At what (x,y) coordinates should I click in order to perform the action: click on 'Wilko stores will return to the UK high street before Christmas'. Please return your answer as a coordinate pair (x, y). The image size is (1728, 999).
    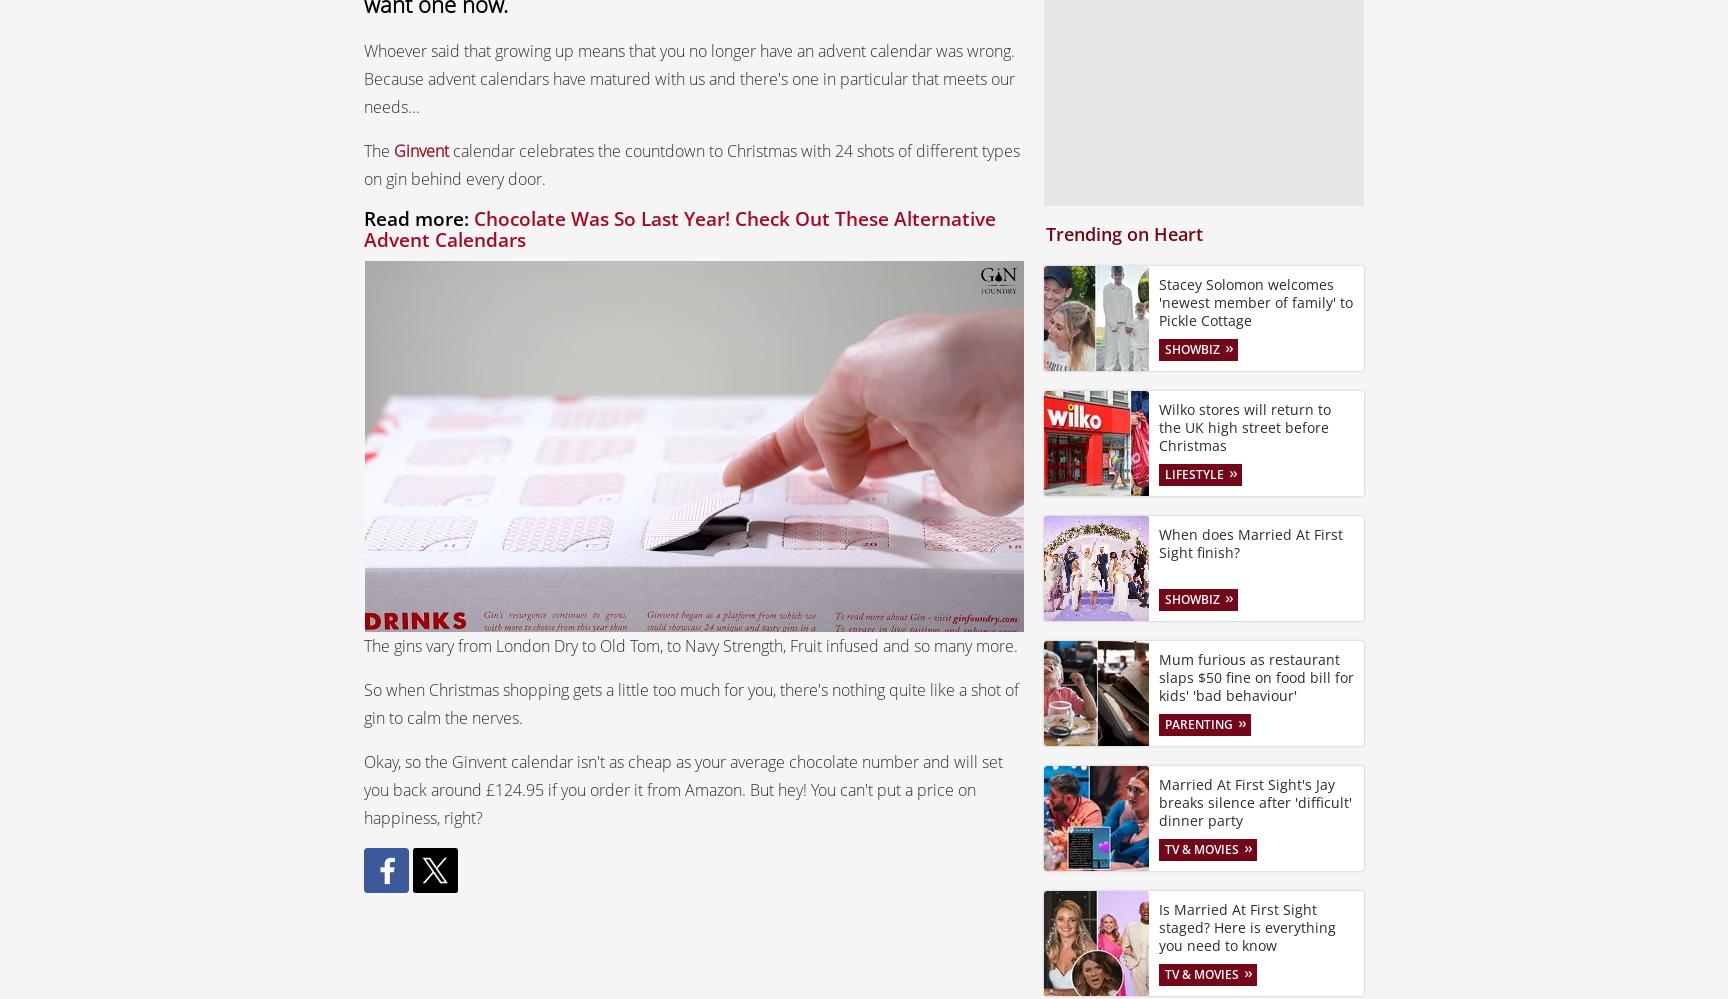
    Looking at the image, I should click on (1244, 425).